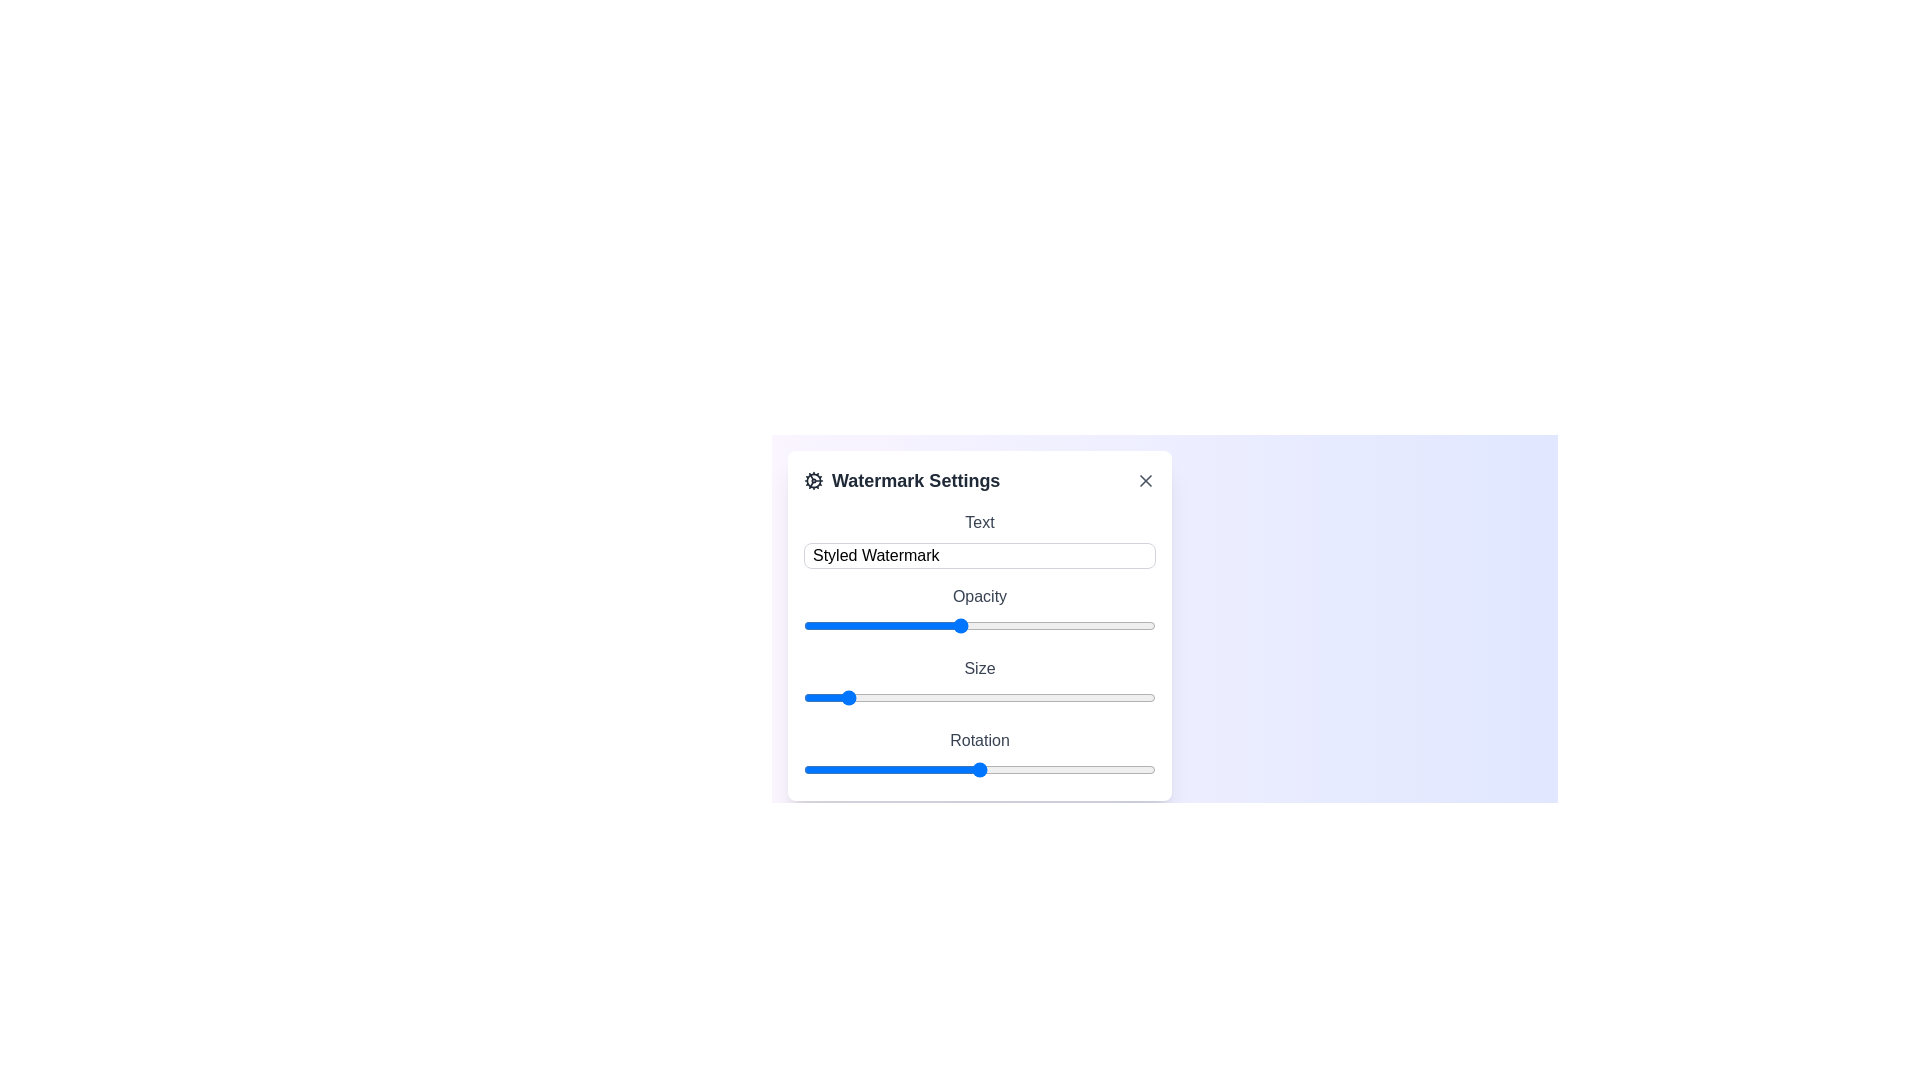 The width and height of the screenshot is (1920, 1080). I want to click on the settings icon located to the left of the 'Watermark Settings' label in the header section of the settings dialog, so click(814, 481).